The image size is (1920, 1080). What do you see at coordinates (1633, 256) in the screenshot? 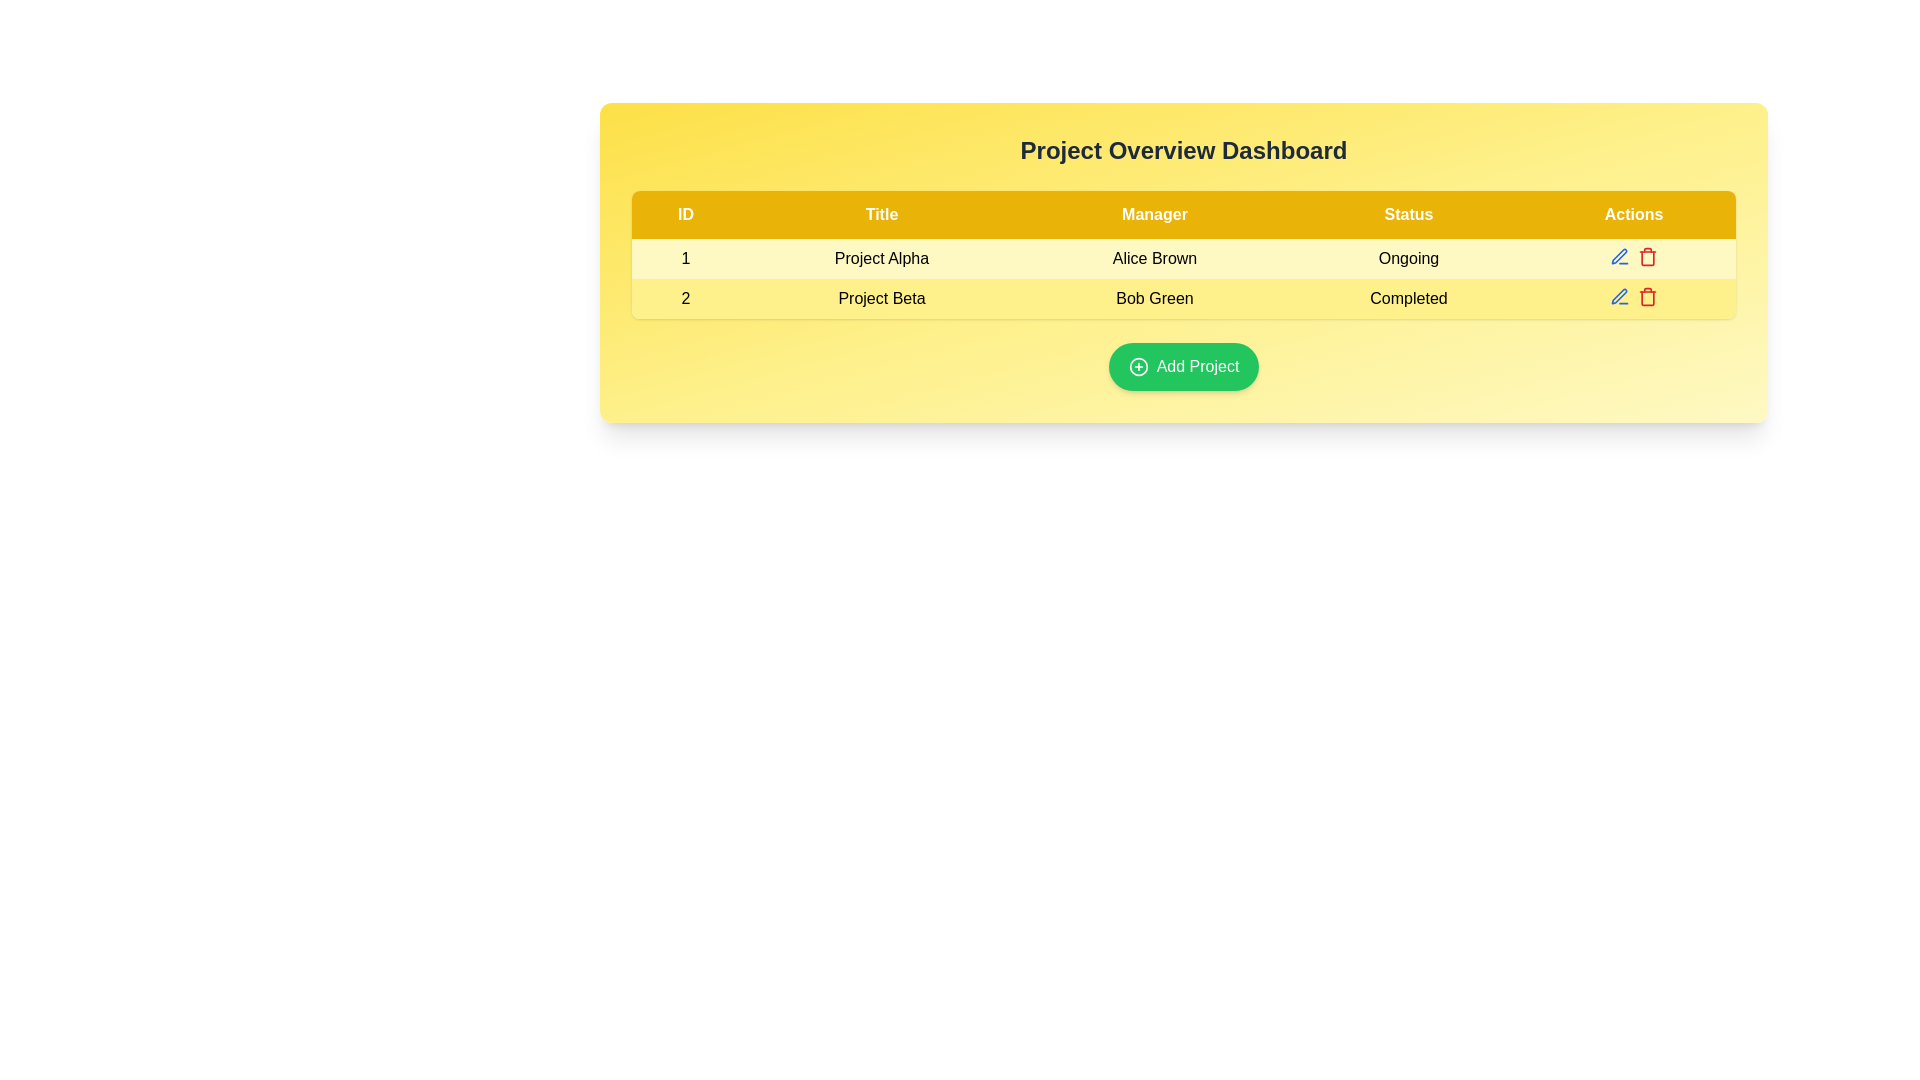
I see `the blue pencil-like icon in the Action group for the entry labeled '1' with project title 'Project Alpha'` at bounding box center [1633, 256].